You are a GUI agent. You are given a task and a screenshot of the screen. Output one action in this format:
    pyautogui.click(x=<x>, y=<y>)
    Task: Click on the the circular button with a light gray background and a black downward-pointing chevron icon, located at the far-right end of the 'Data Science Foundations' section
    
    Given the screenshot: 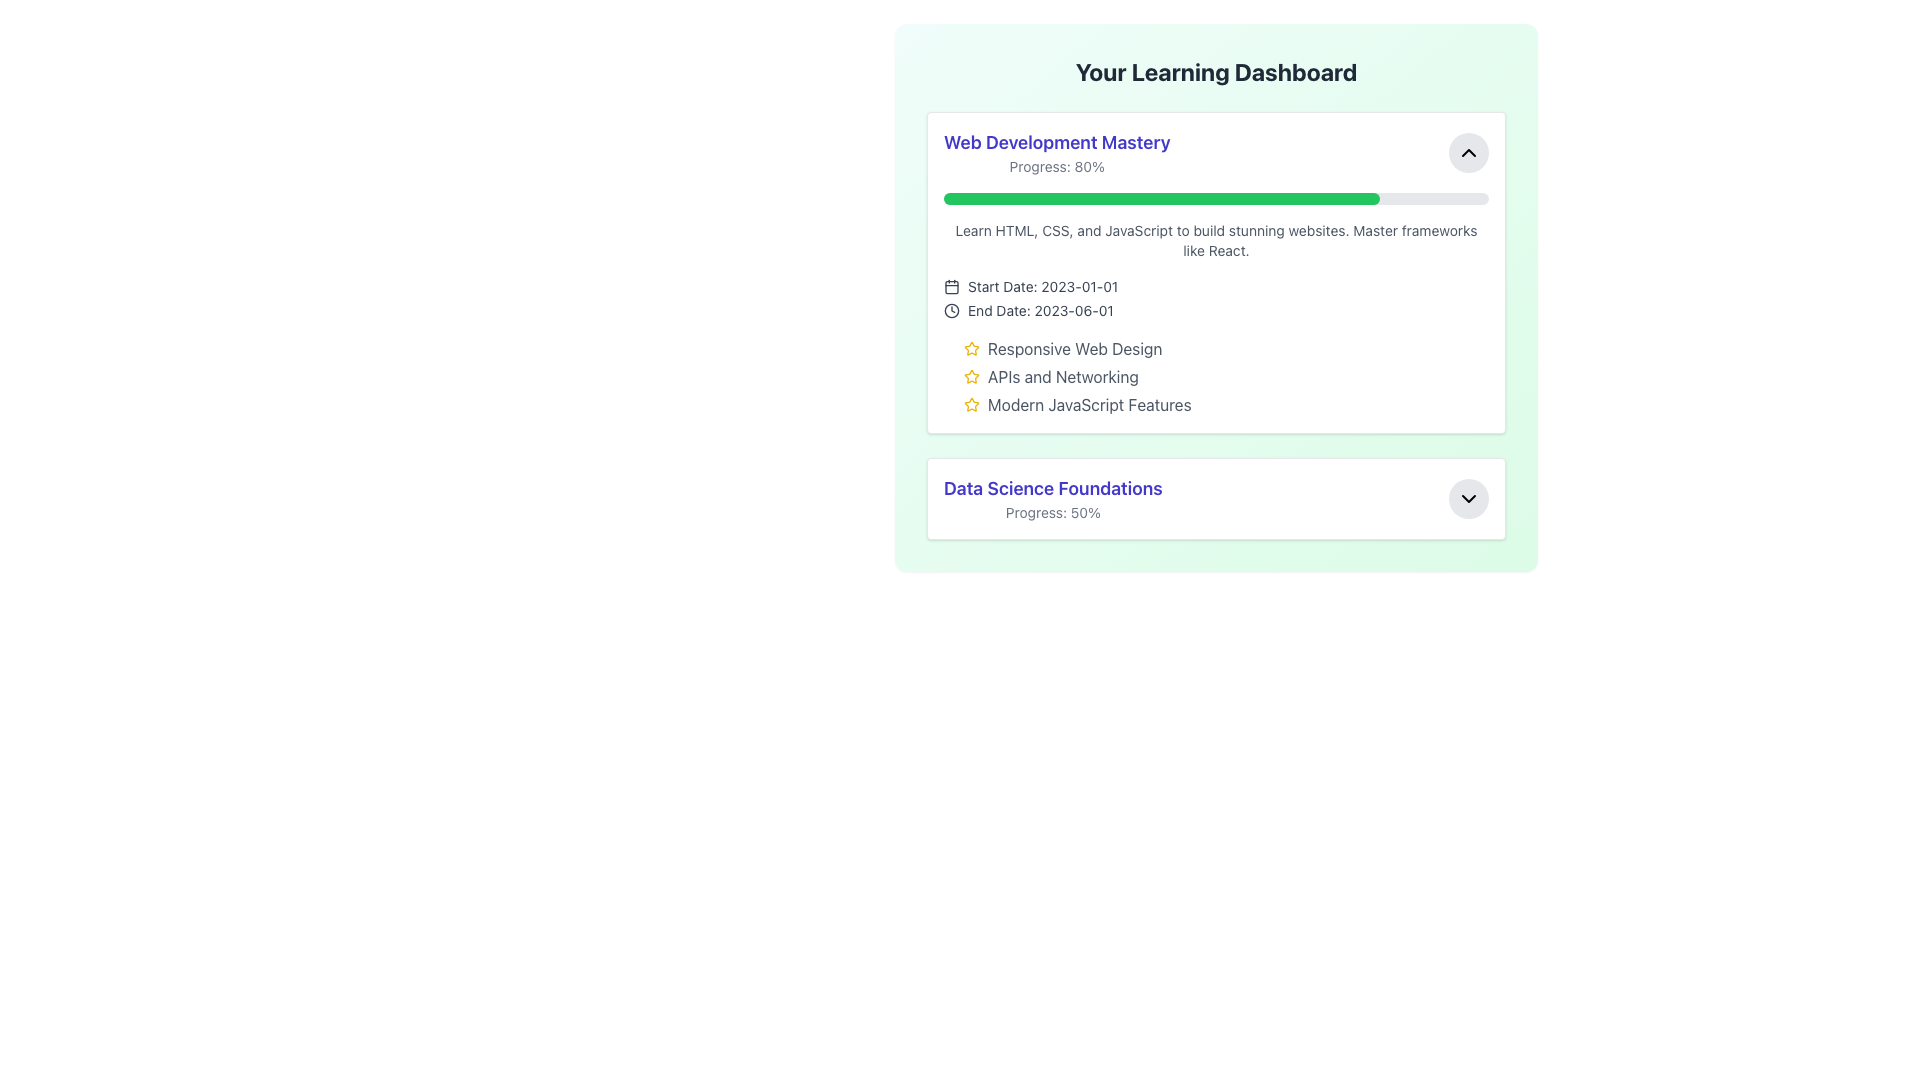 What is the action you would take?
    pyautogui.click(x=1468, y=497)
    